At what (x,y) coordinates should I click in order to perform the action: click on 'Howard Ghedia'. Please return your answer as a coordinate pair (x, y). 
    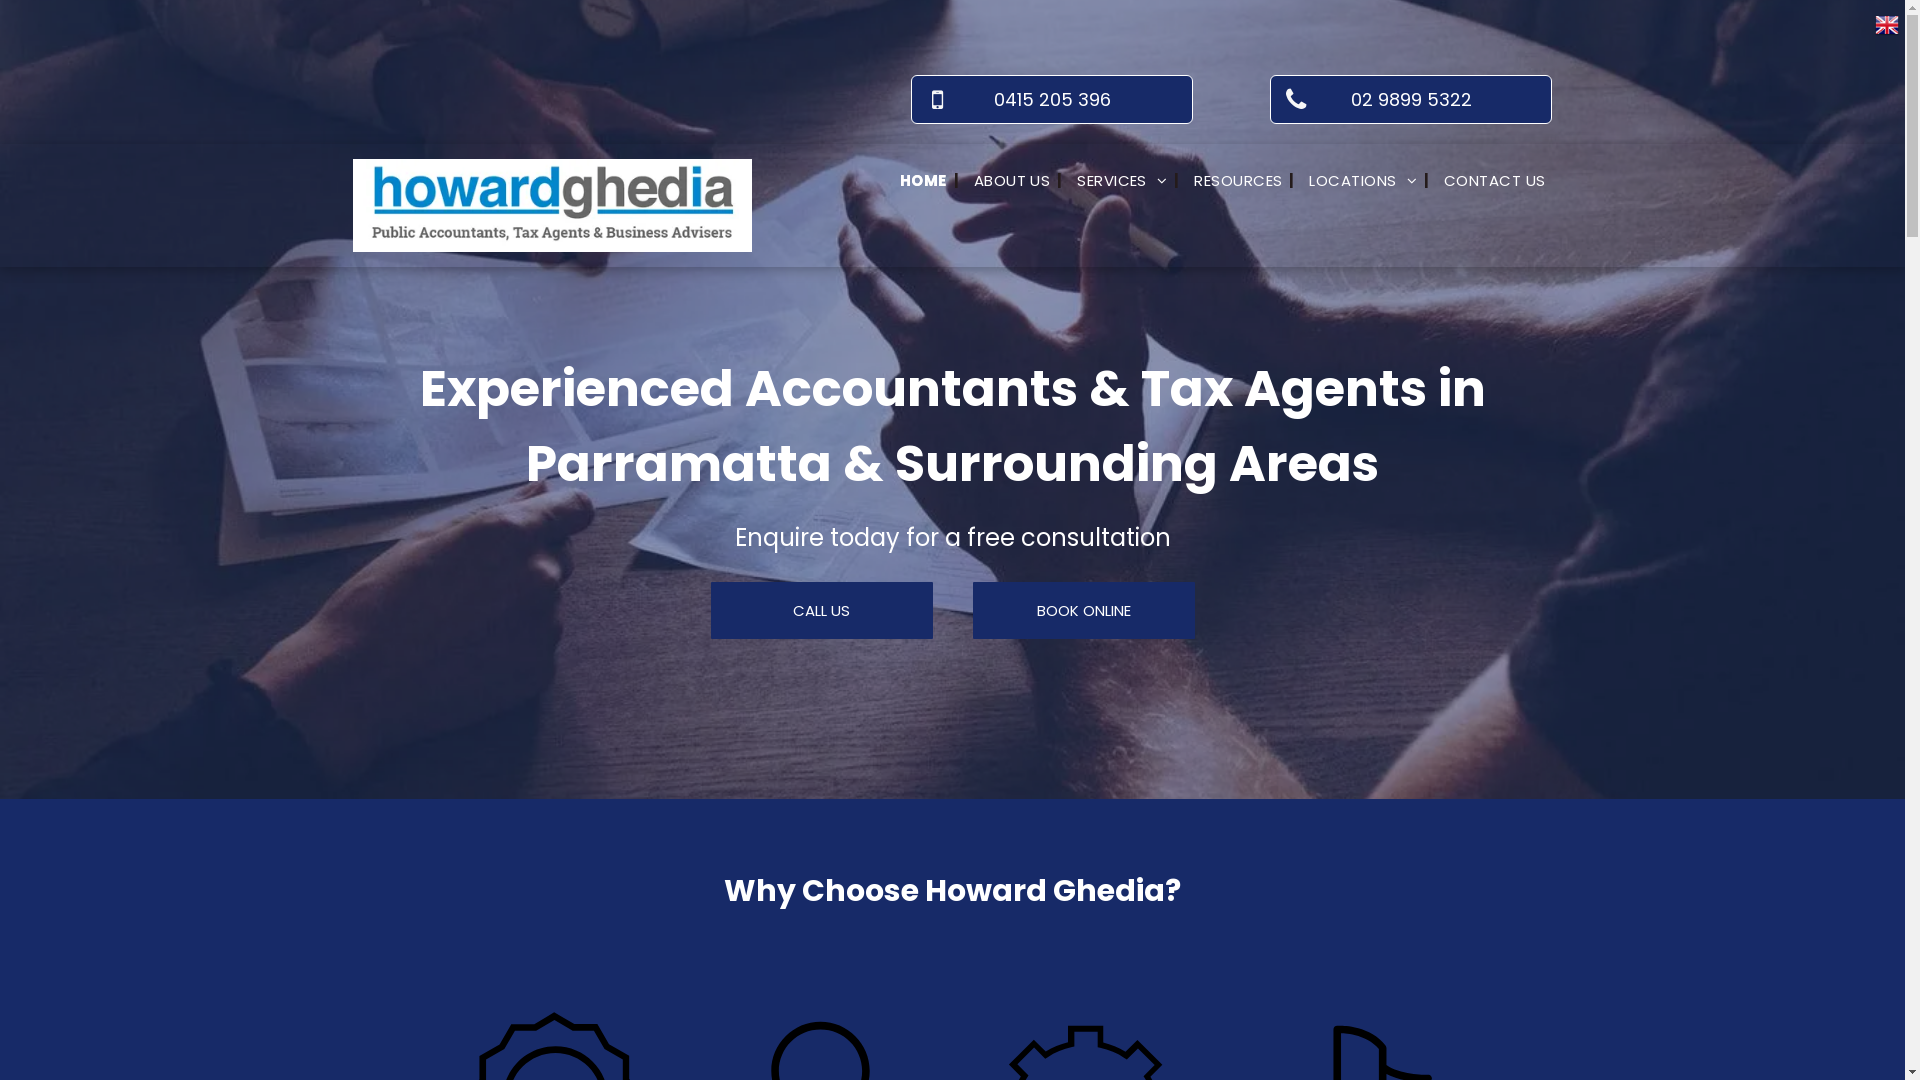
    Looking at the image, I should click on (552, 205).